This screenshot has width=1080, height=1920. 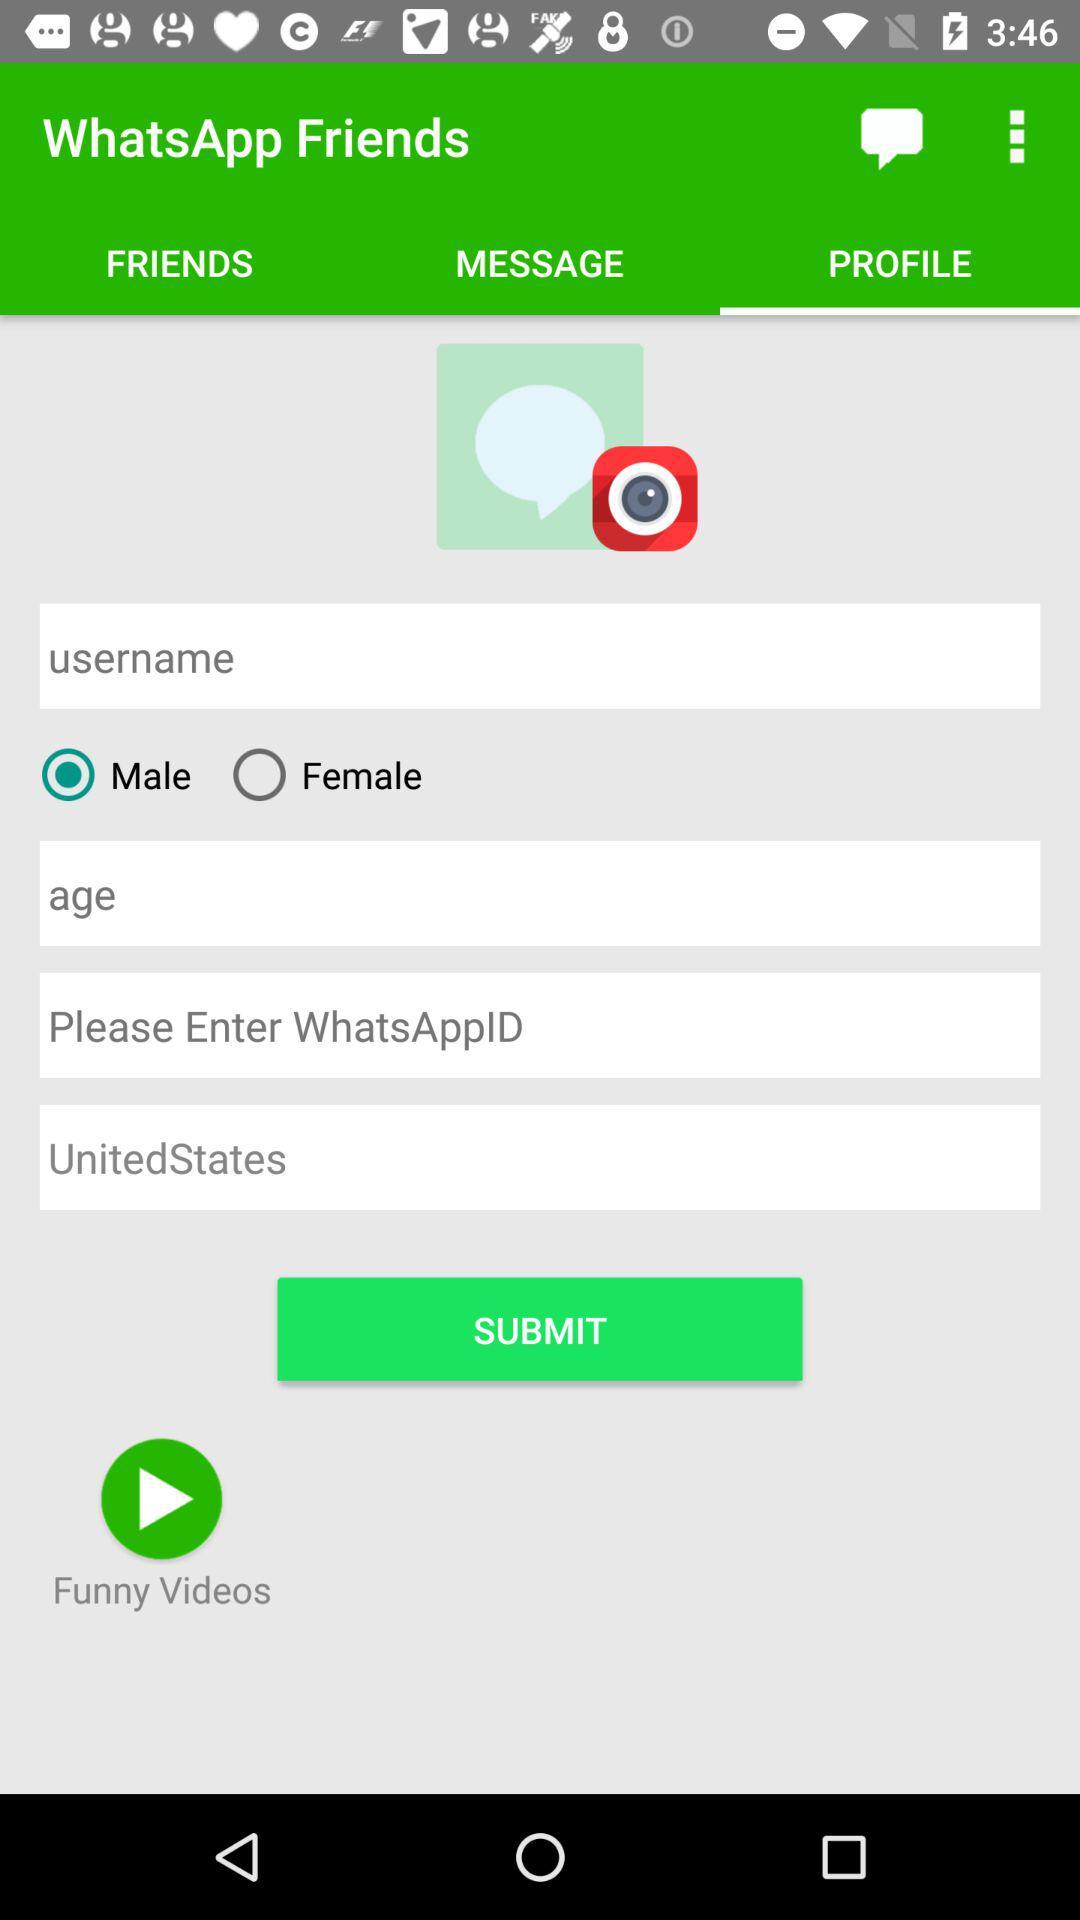 I want to click on the male icon, so click(x=108, y=773).